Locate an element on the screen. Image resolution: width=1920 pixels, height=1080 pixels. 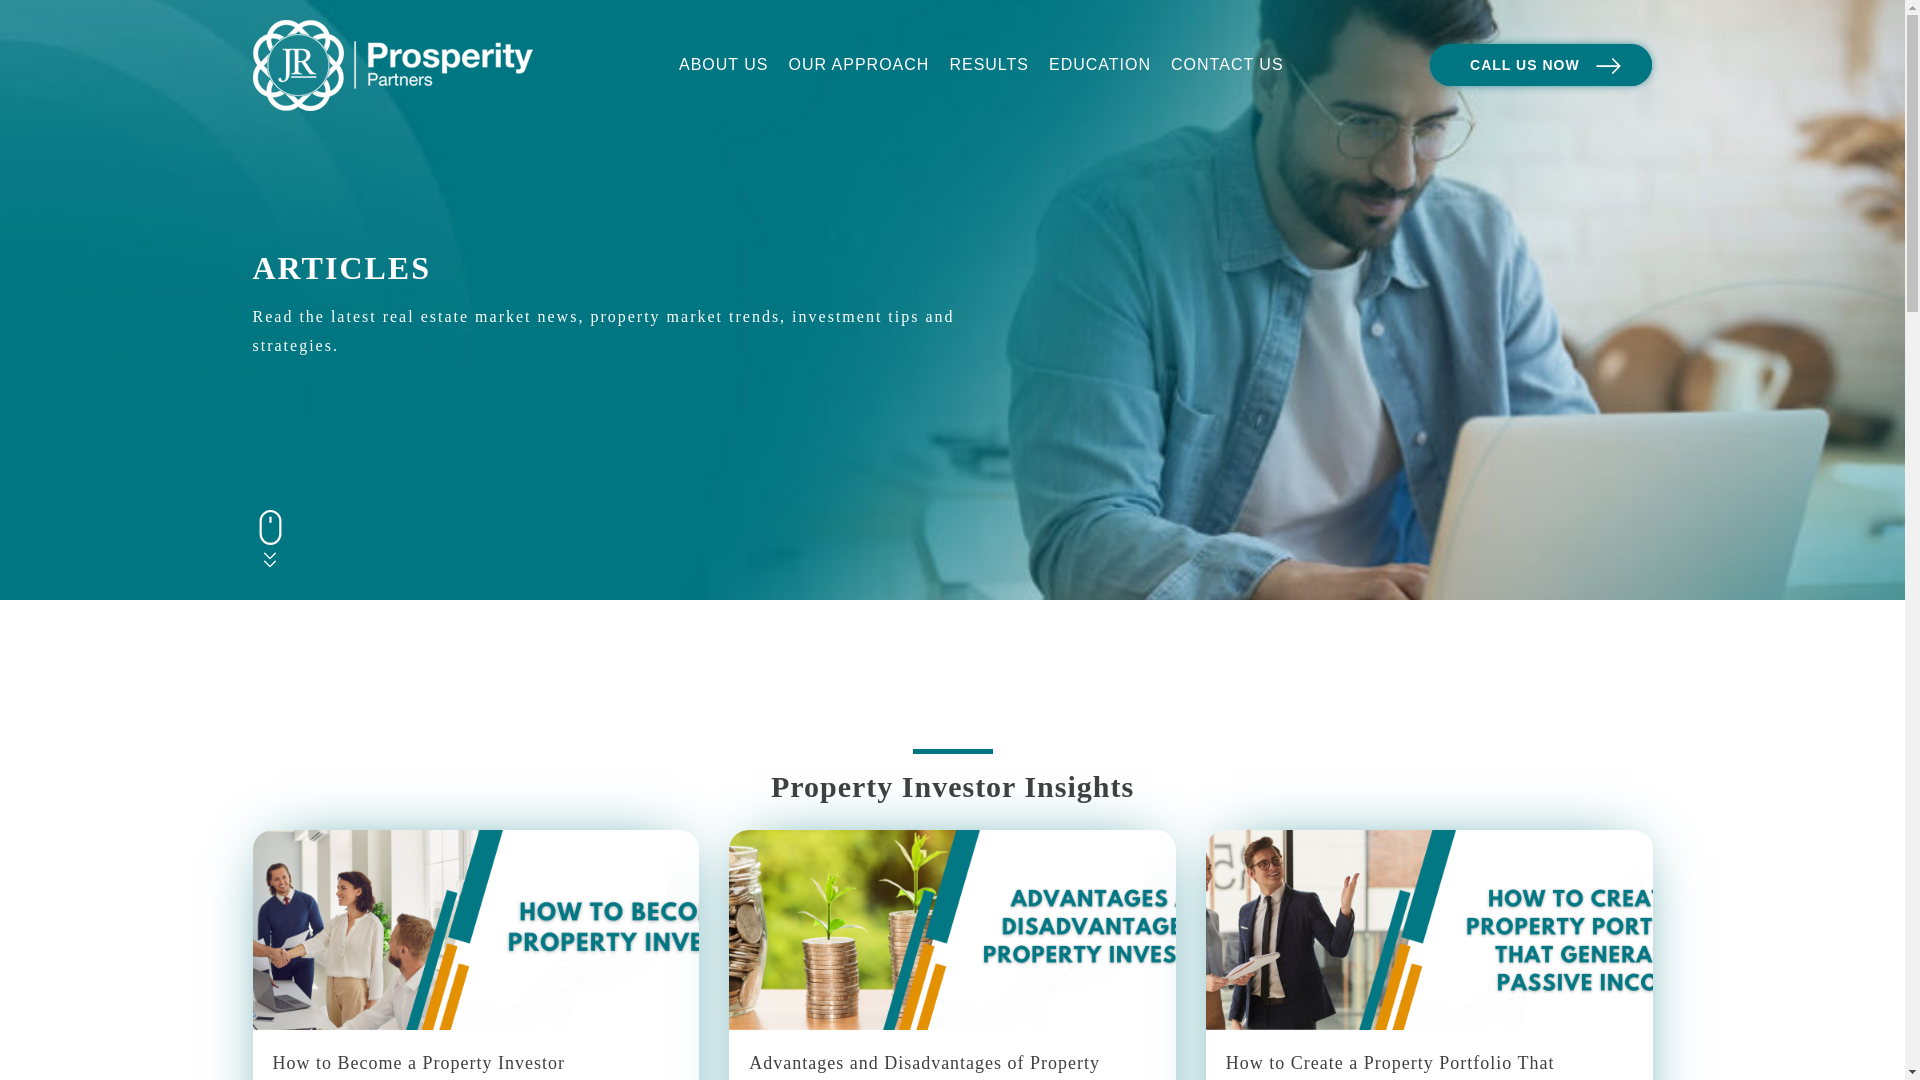
'OUR APPROACH' is located at coordinates (858, 64).